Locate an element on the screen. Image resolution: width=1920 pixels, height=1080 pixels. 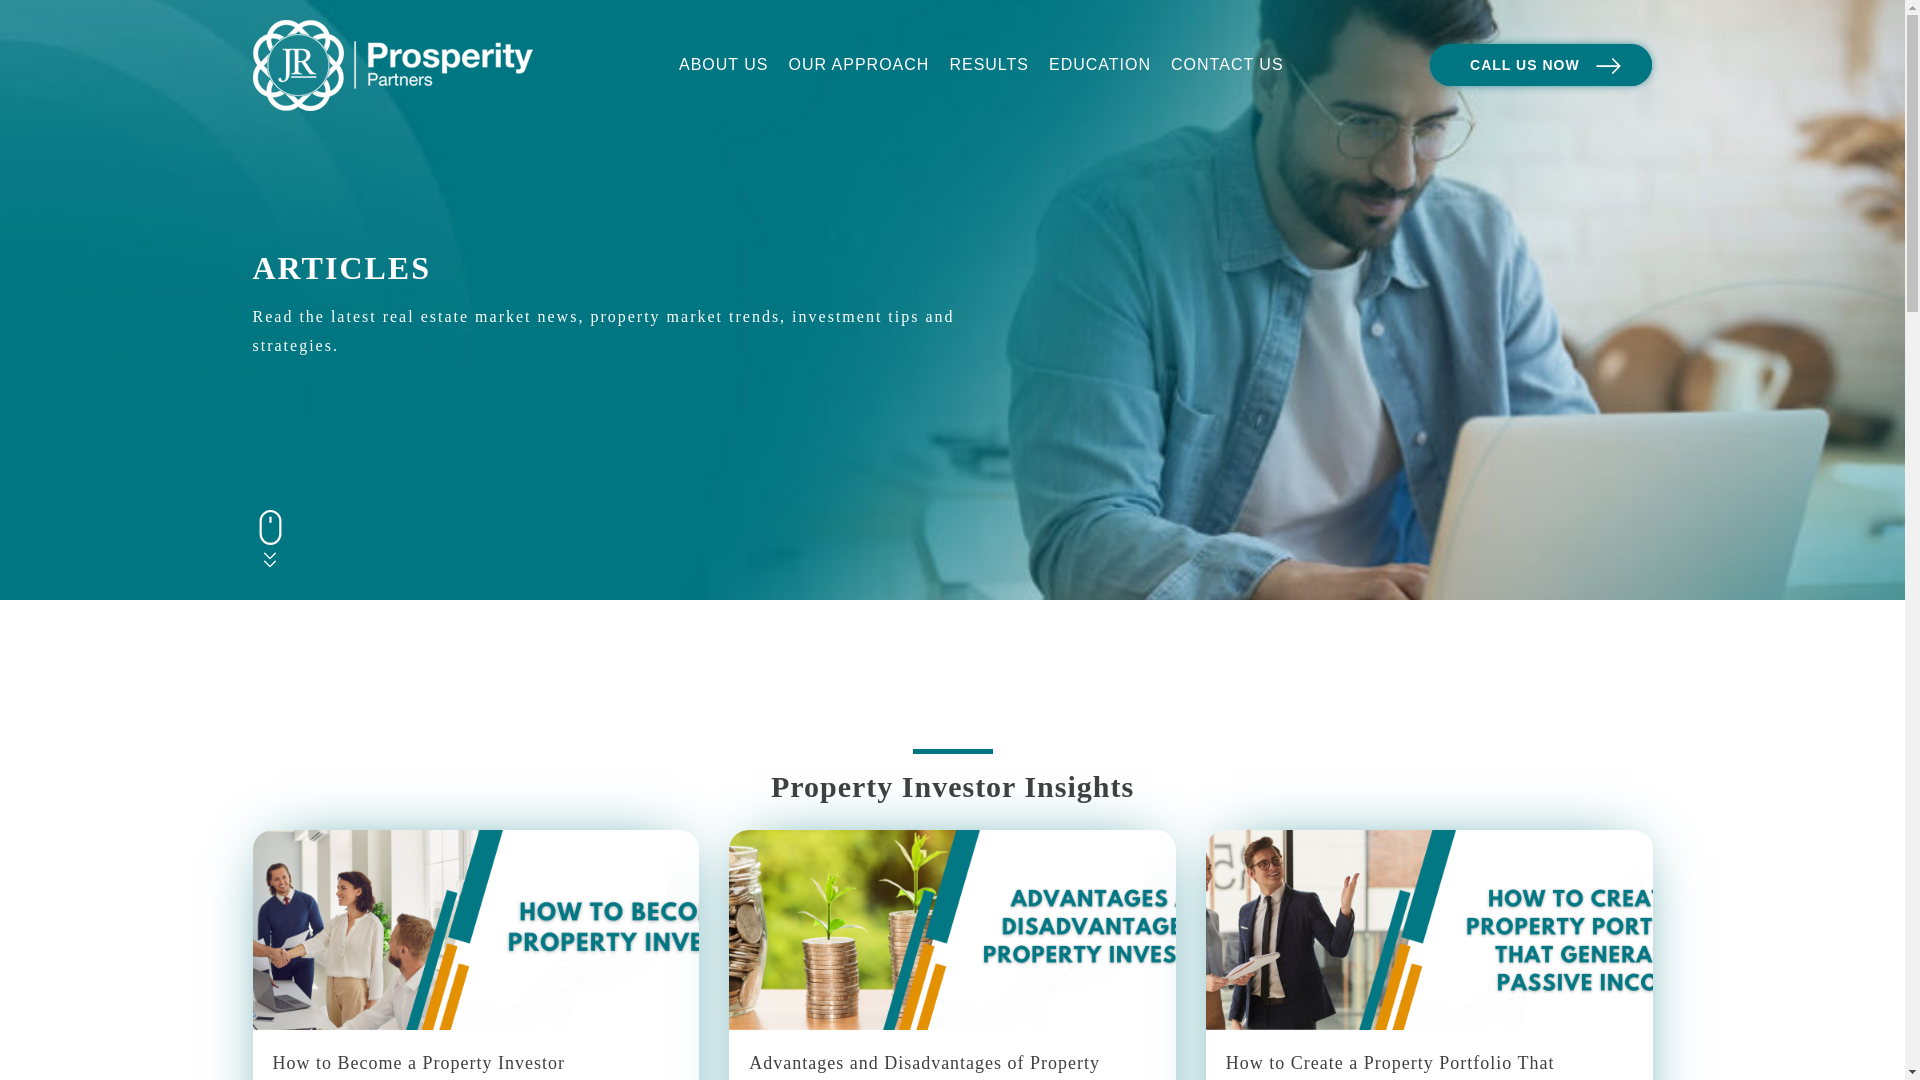
'OUR APPROACH' is located at coordinates (858, 64).